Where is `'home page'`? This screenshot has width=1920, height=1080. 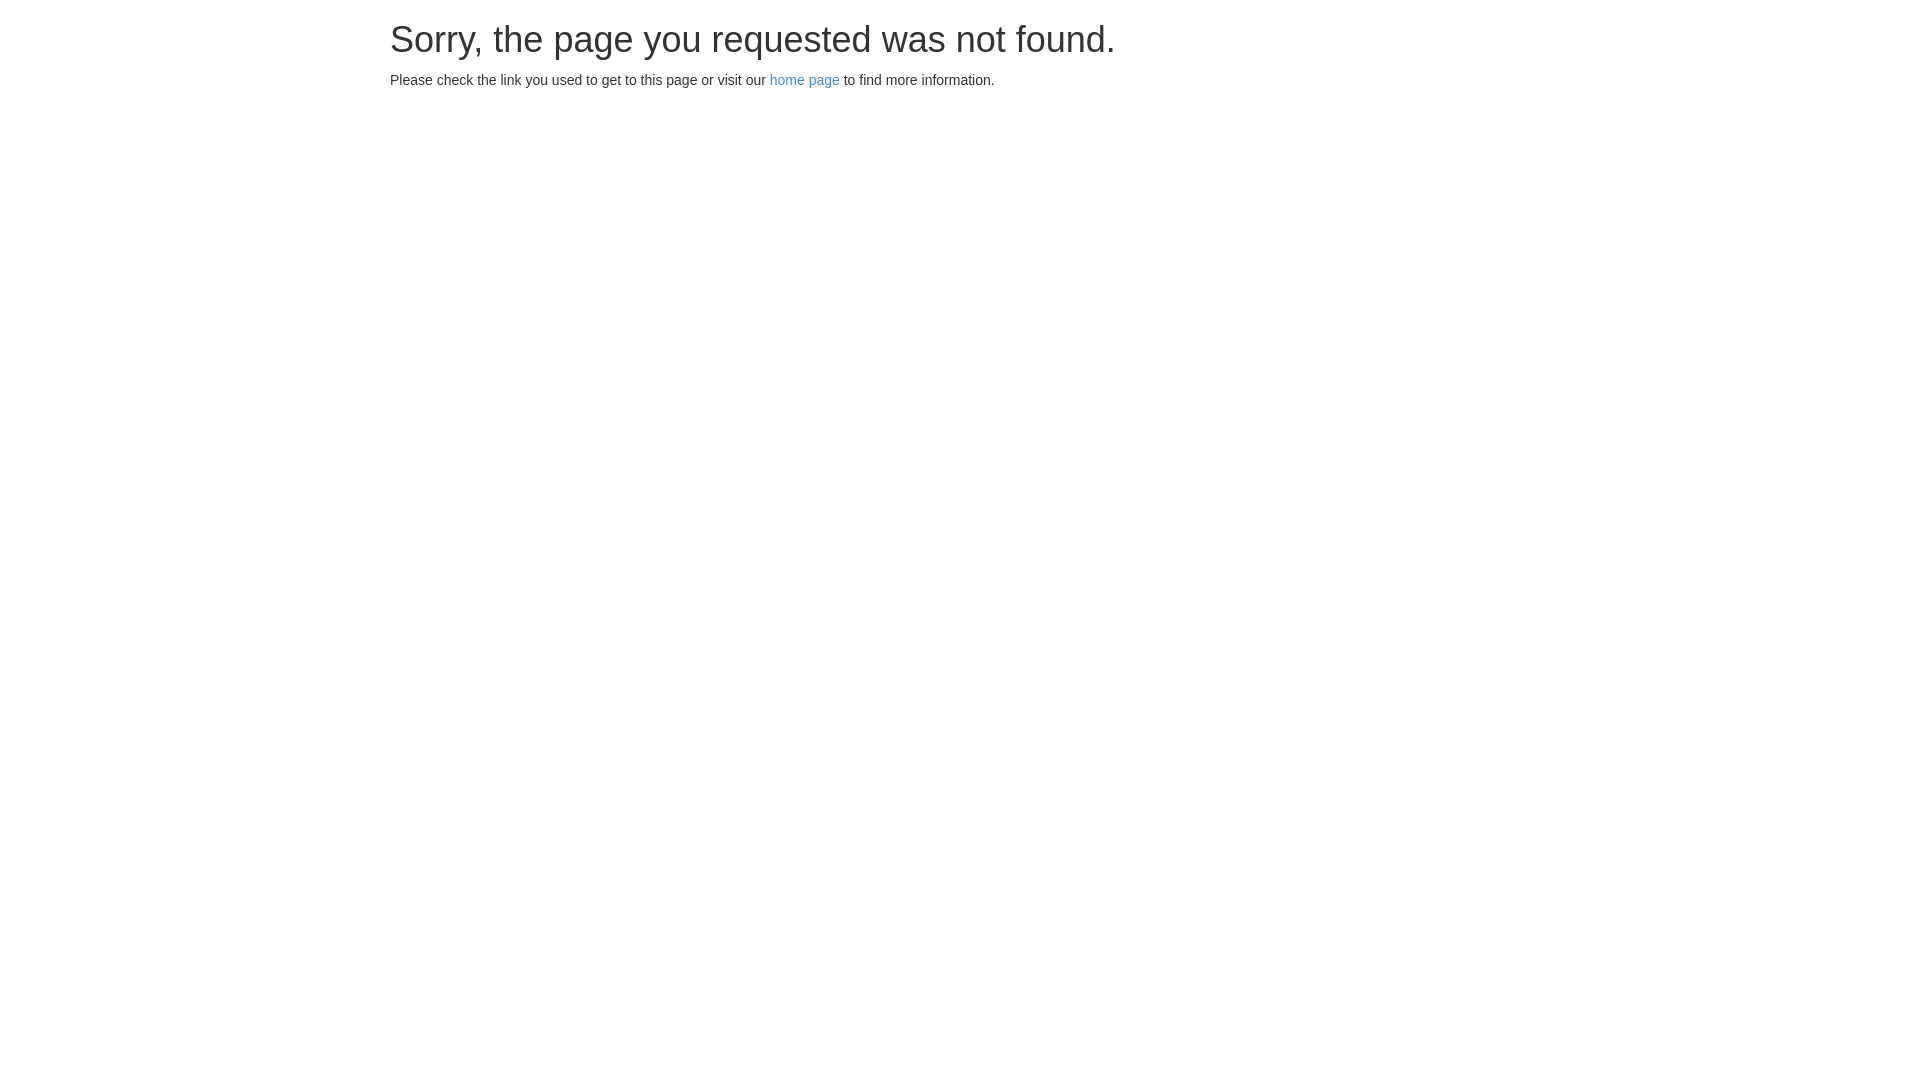
'home page' is located at coordinates (768, 79).